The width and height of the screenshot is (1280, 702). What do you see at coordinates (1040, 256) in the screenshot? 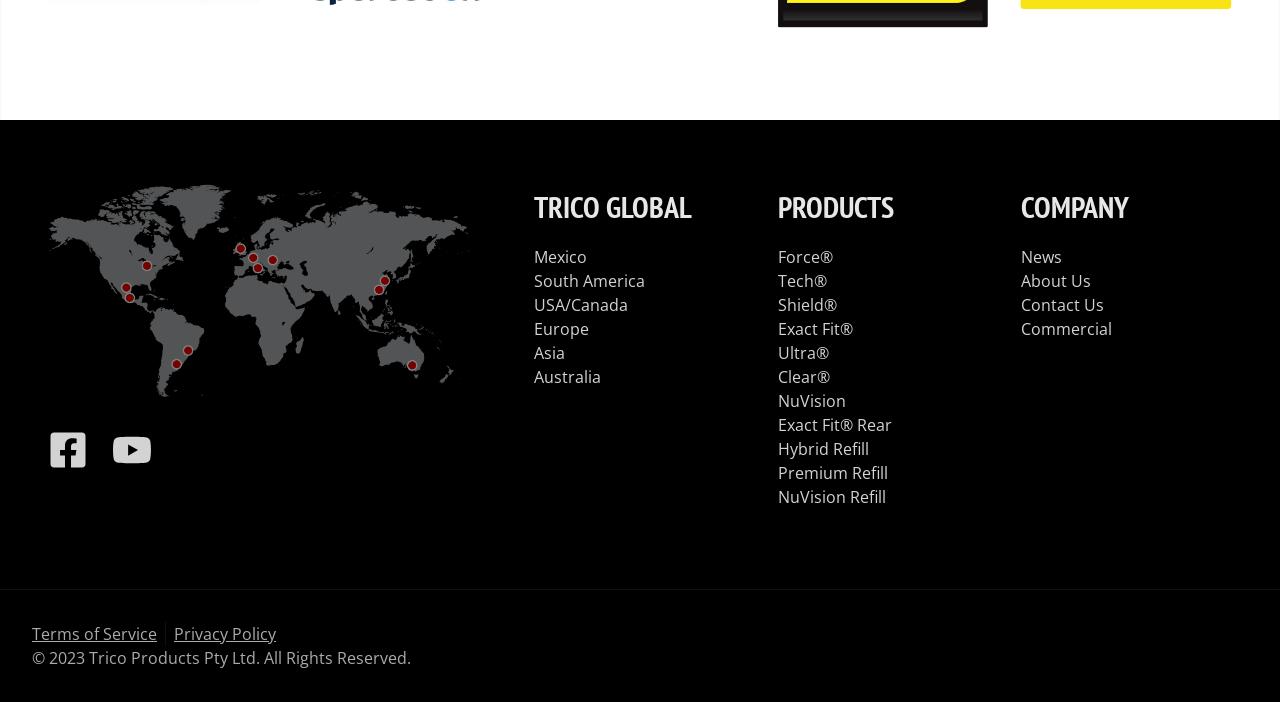
I see `'News'` at bounding box center [1040, 256].